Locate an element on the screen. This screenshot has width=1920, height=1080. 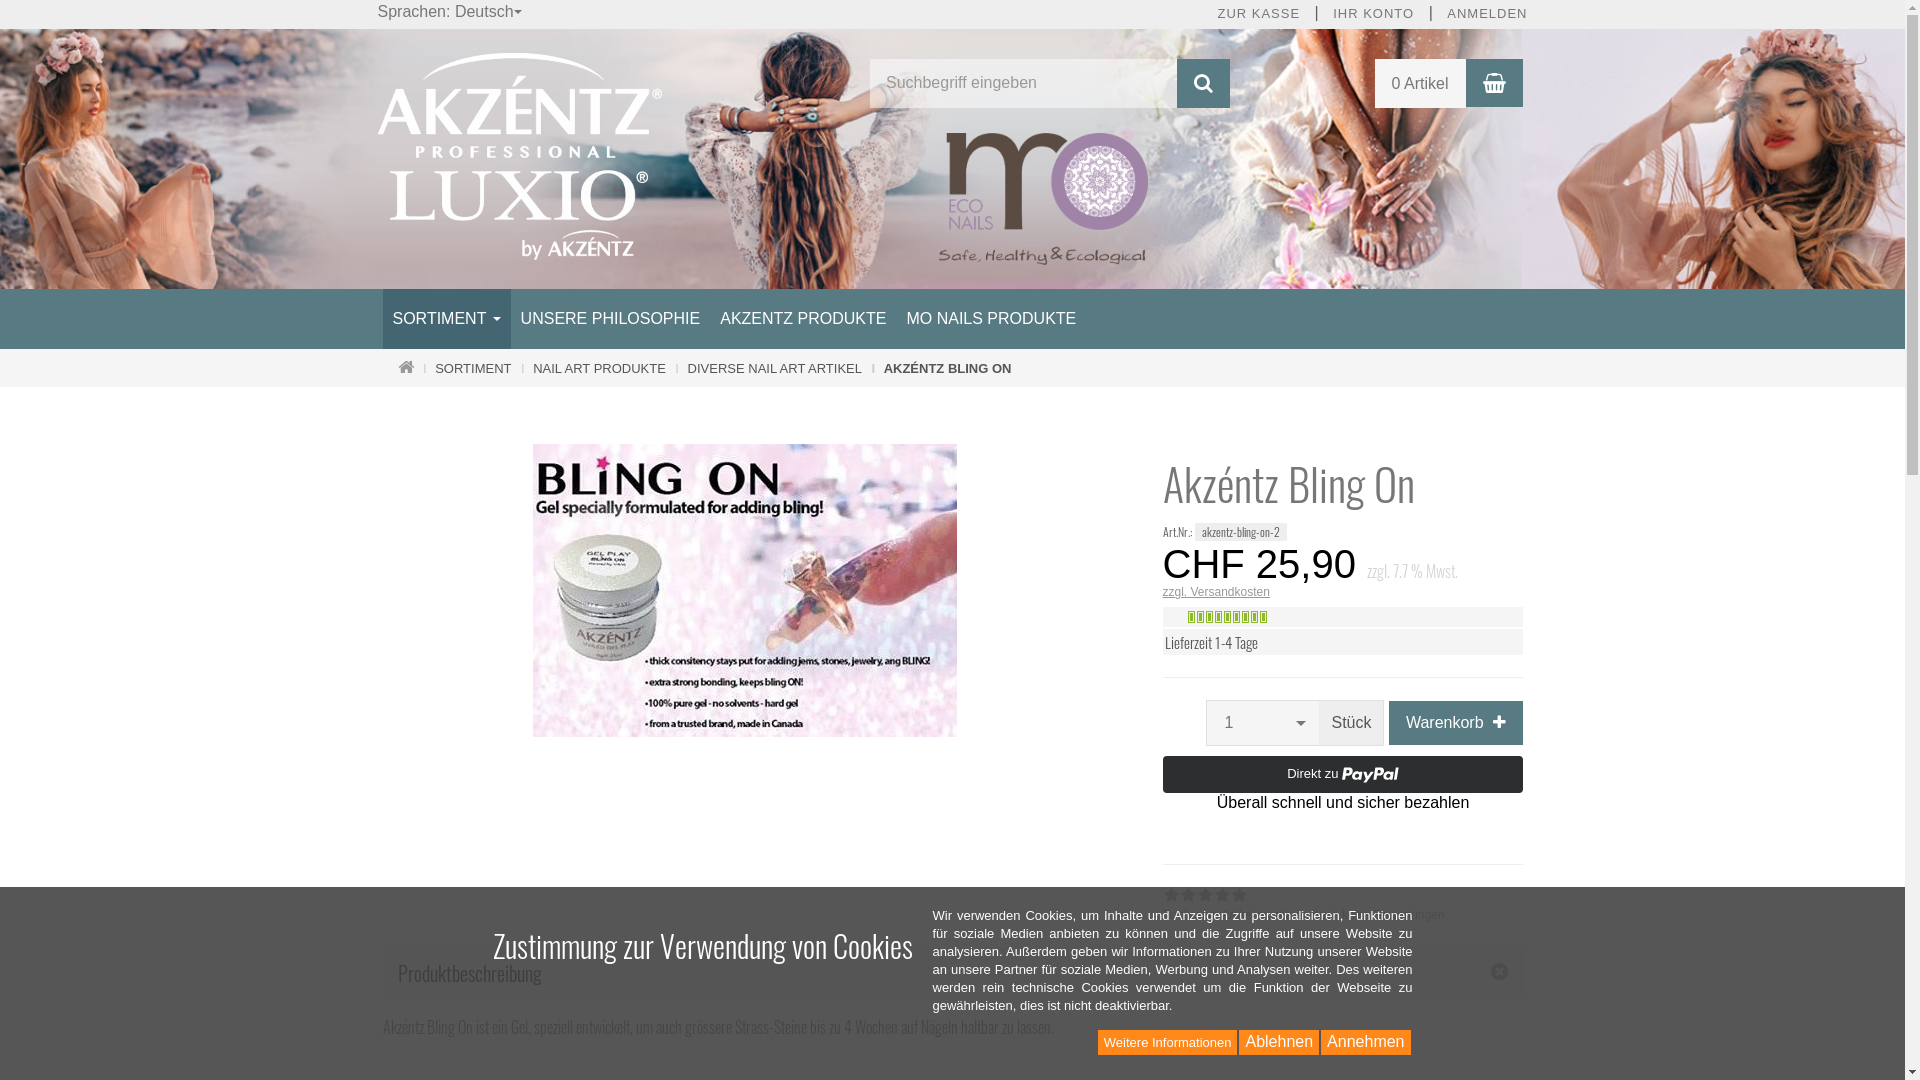
'Warenkorb' is located at coordinates (1494, 82).